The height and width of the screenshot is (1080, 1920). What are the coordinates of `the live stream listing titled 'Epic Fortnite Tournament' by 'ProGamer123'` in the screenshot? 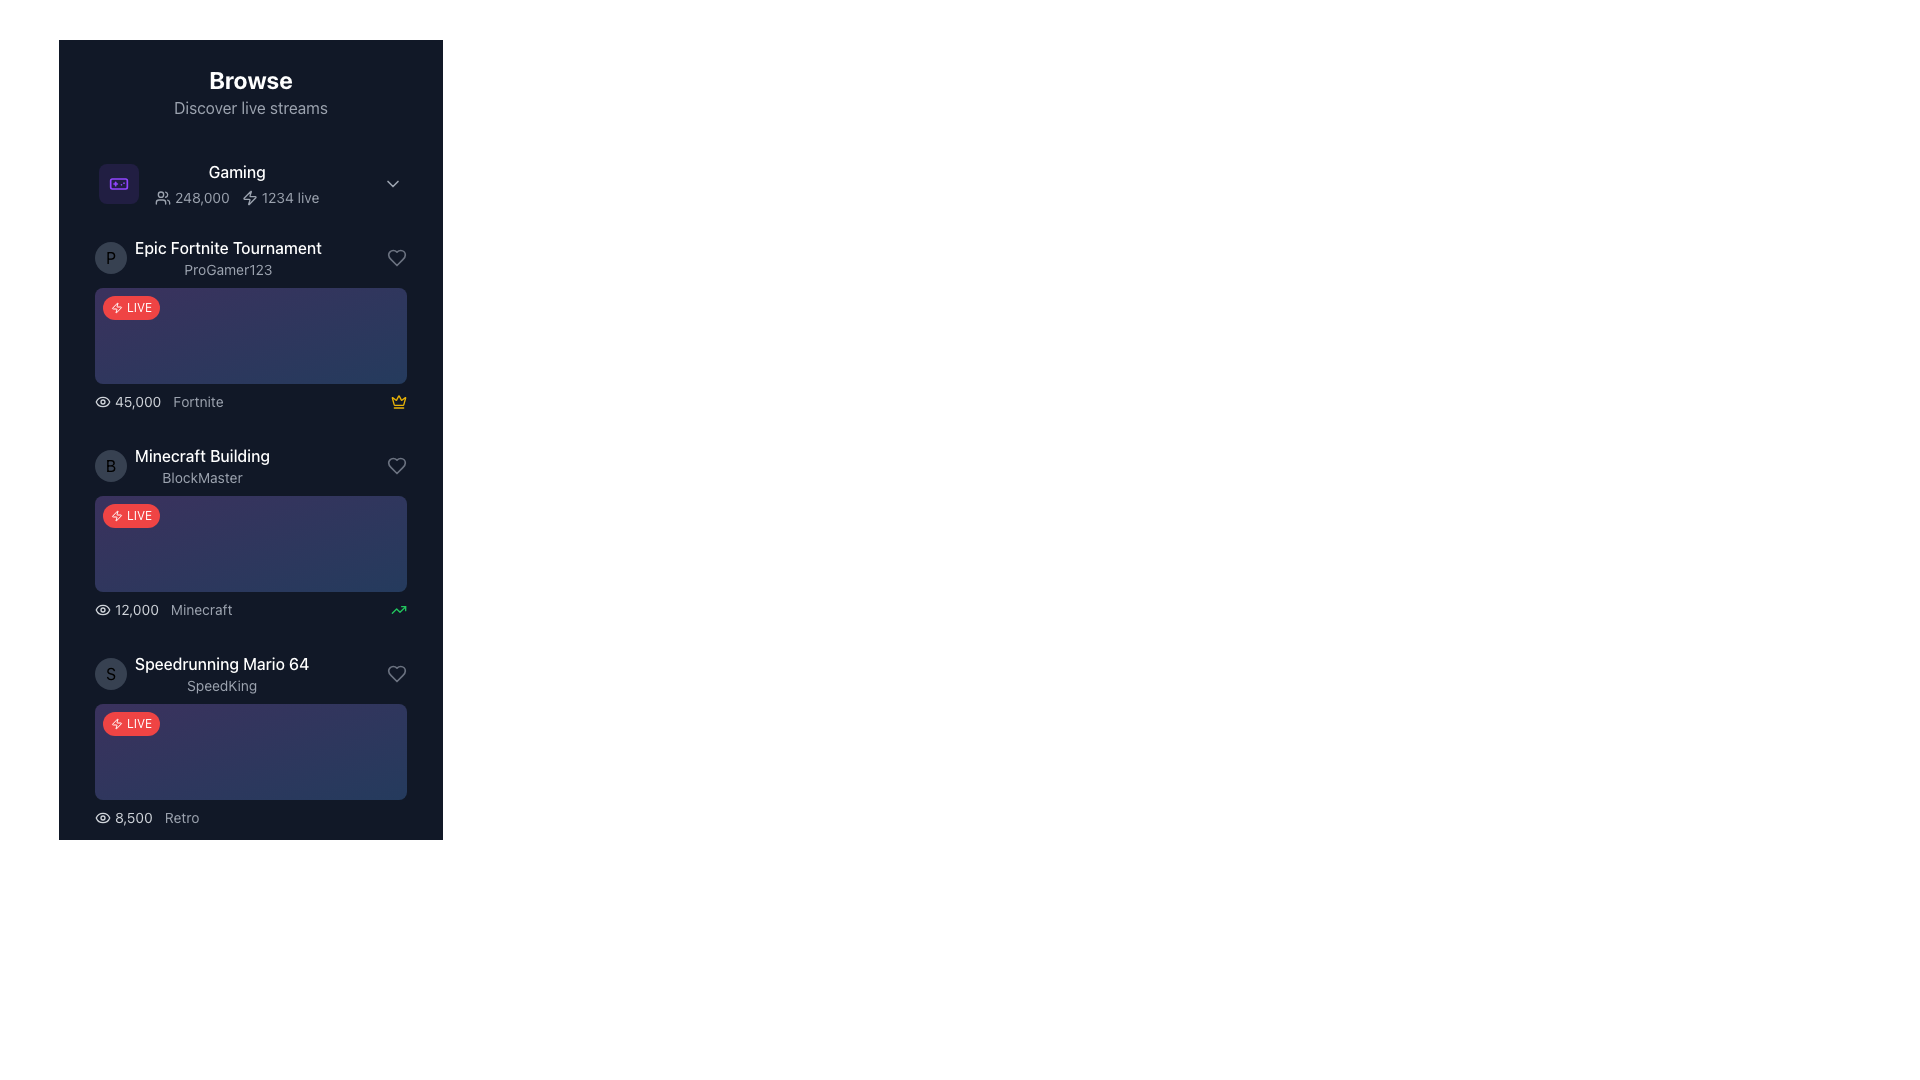 It's located at (208, 257).